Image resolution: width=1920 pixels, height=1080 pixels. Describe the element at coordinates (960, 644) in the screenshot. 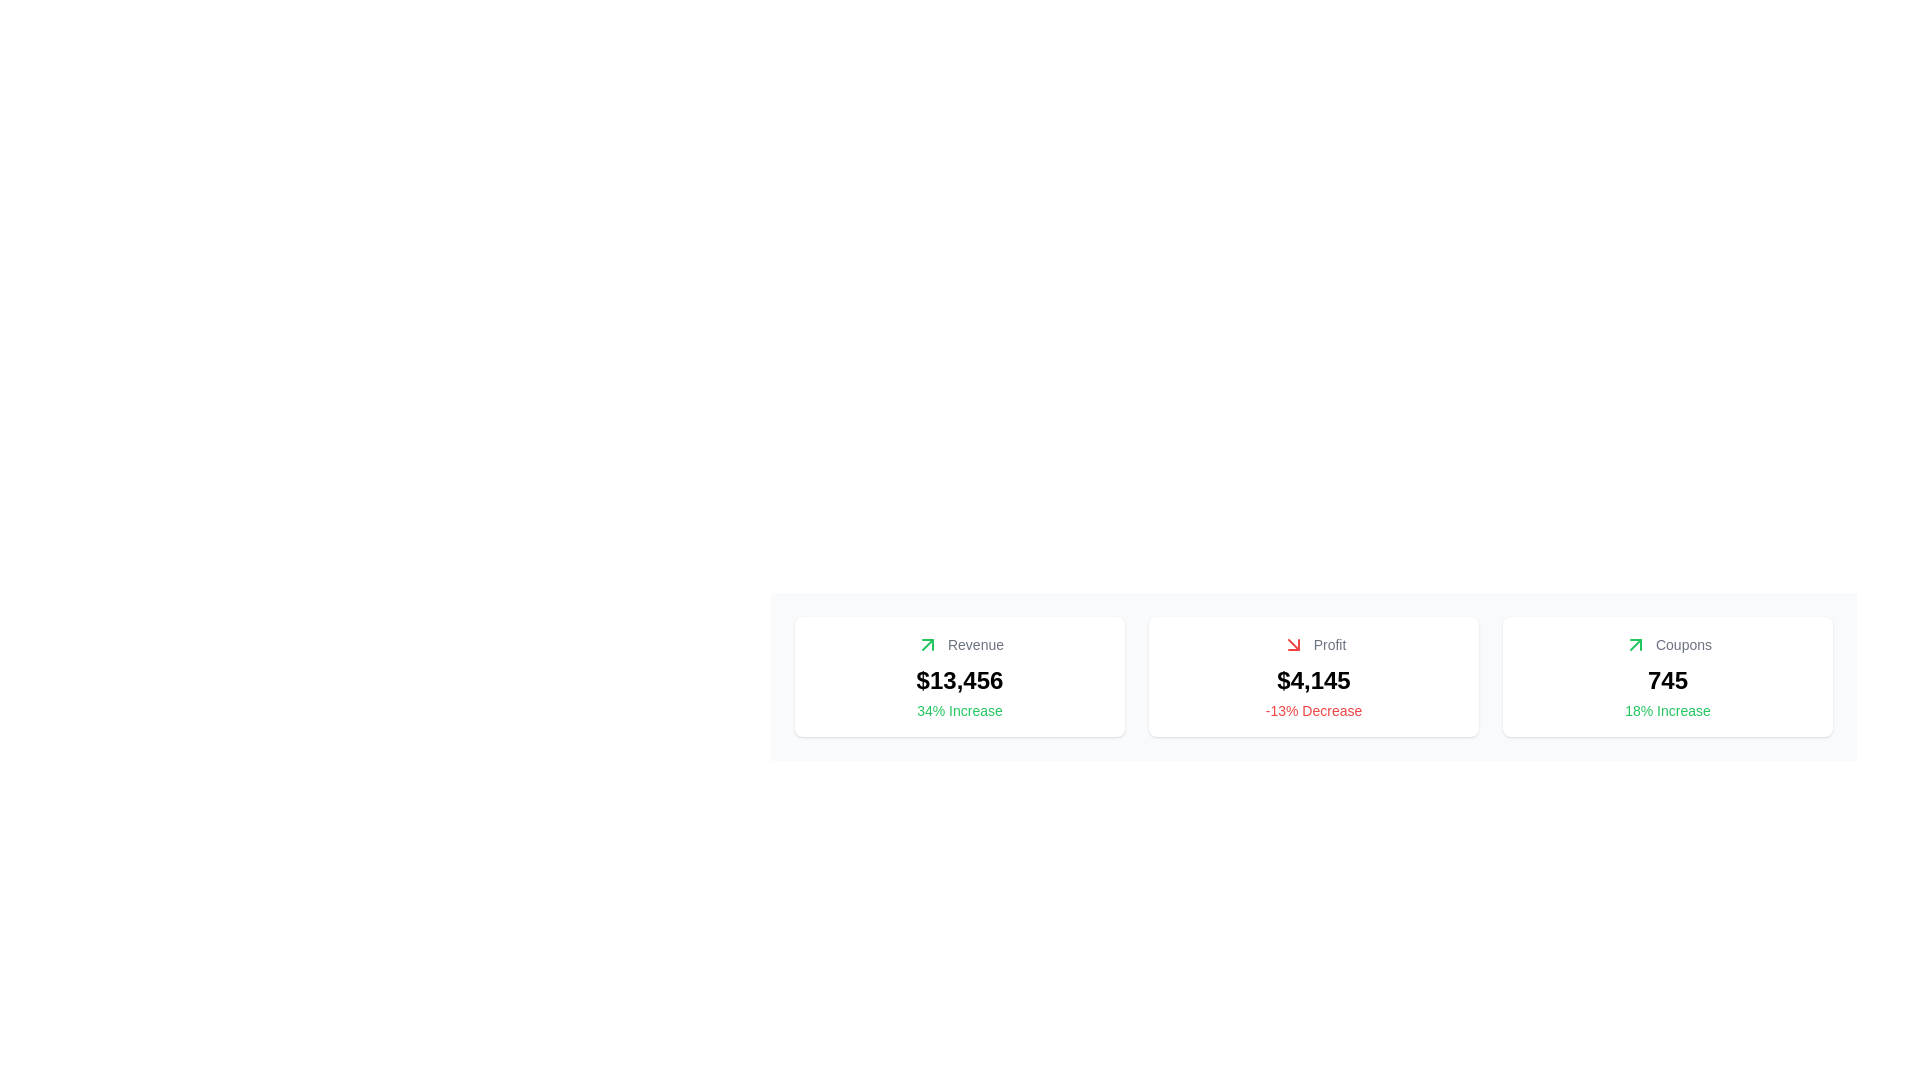

I see `the 'Revenue' text label displayed in light gray color at the top of the financial metrics card, located to the left of the revenue amount and near the green upward arrow` at that location.